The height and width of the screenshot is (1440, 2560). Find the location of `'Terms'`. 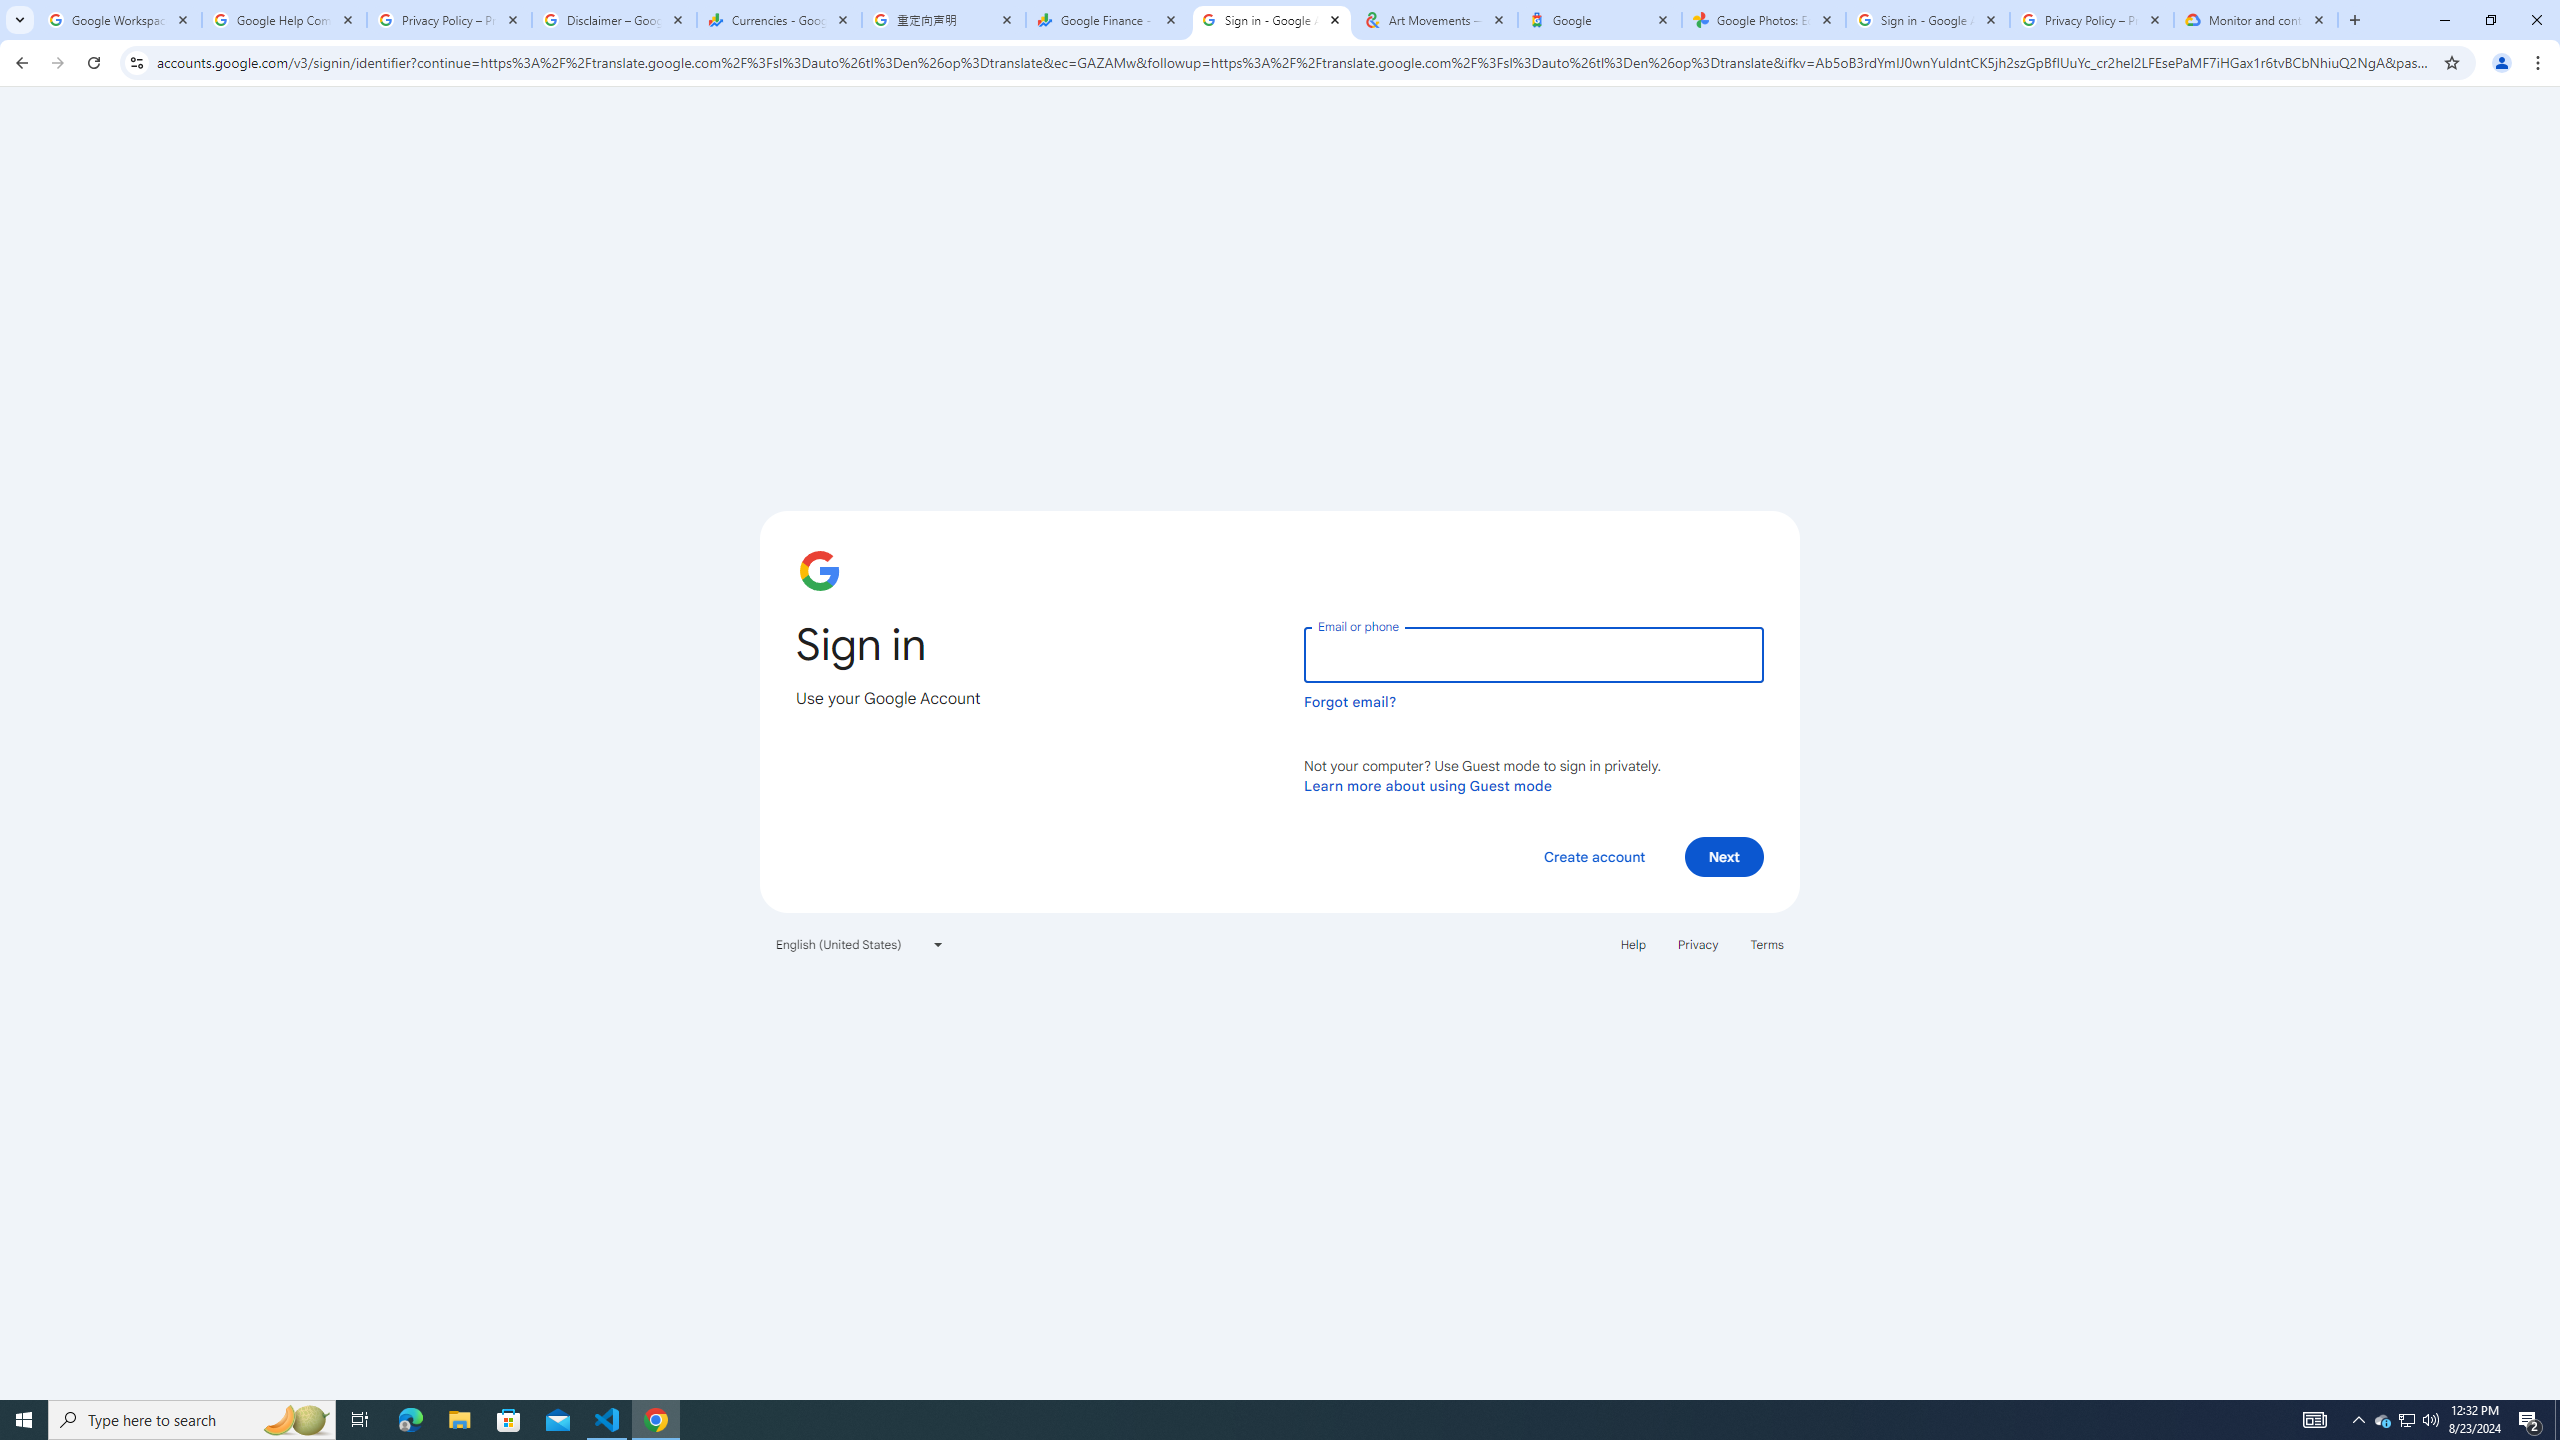

'Terms' is located at coordinates (1766, 942).